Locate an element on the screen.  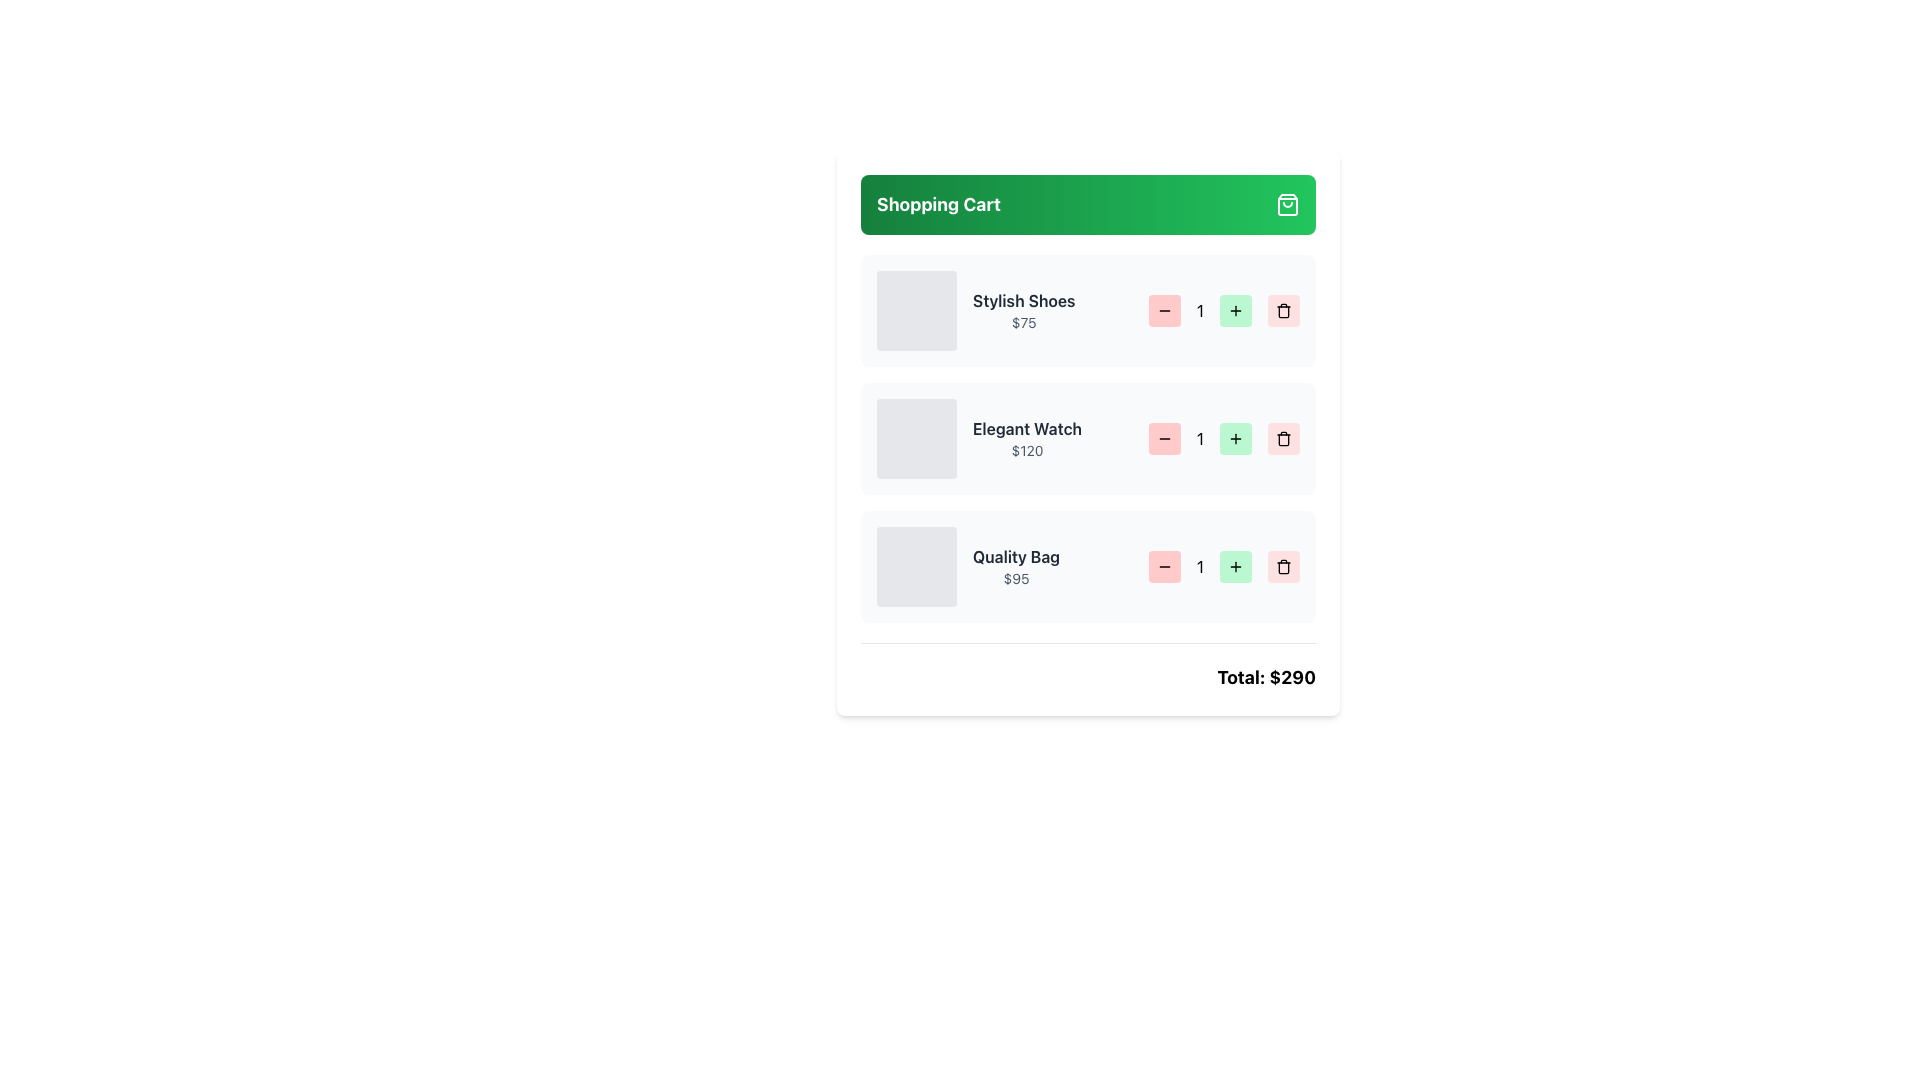
the 'Quality Bag' text label element that displays the price '$95' below it, located in the lower portion of the third row in the shopping cart interface is located at coordinates (1016, 567).